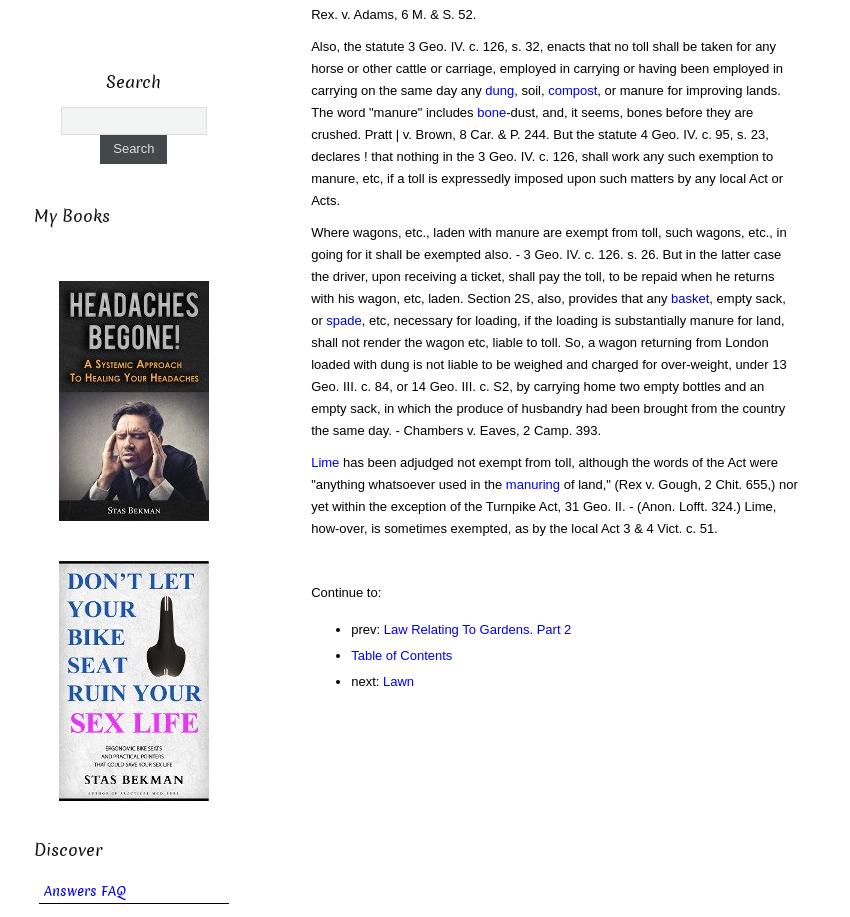  I want to click on 'next:', so click(365, 681).